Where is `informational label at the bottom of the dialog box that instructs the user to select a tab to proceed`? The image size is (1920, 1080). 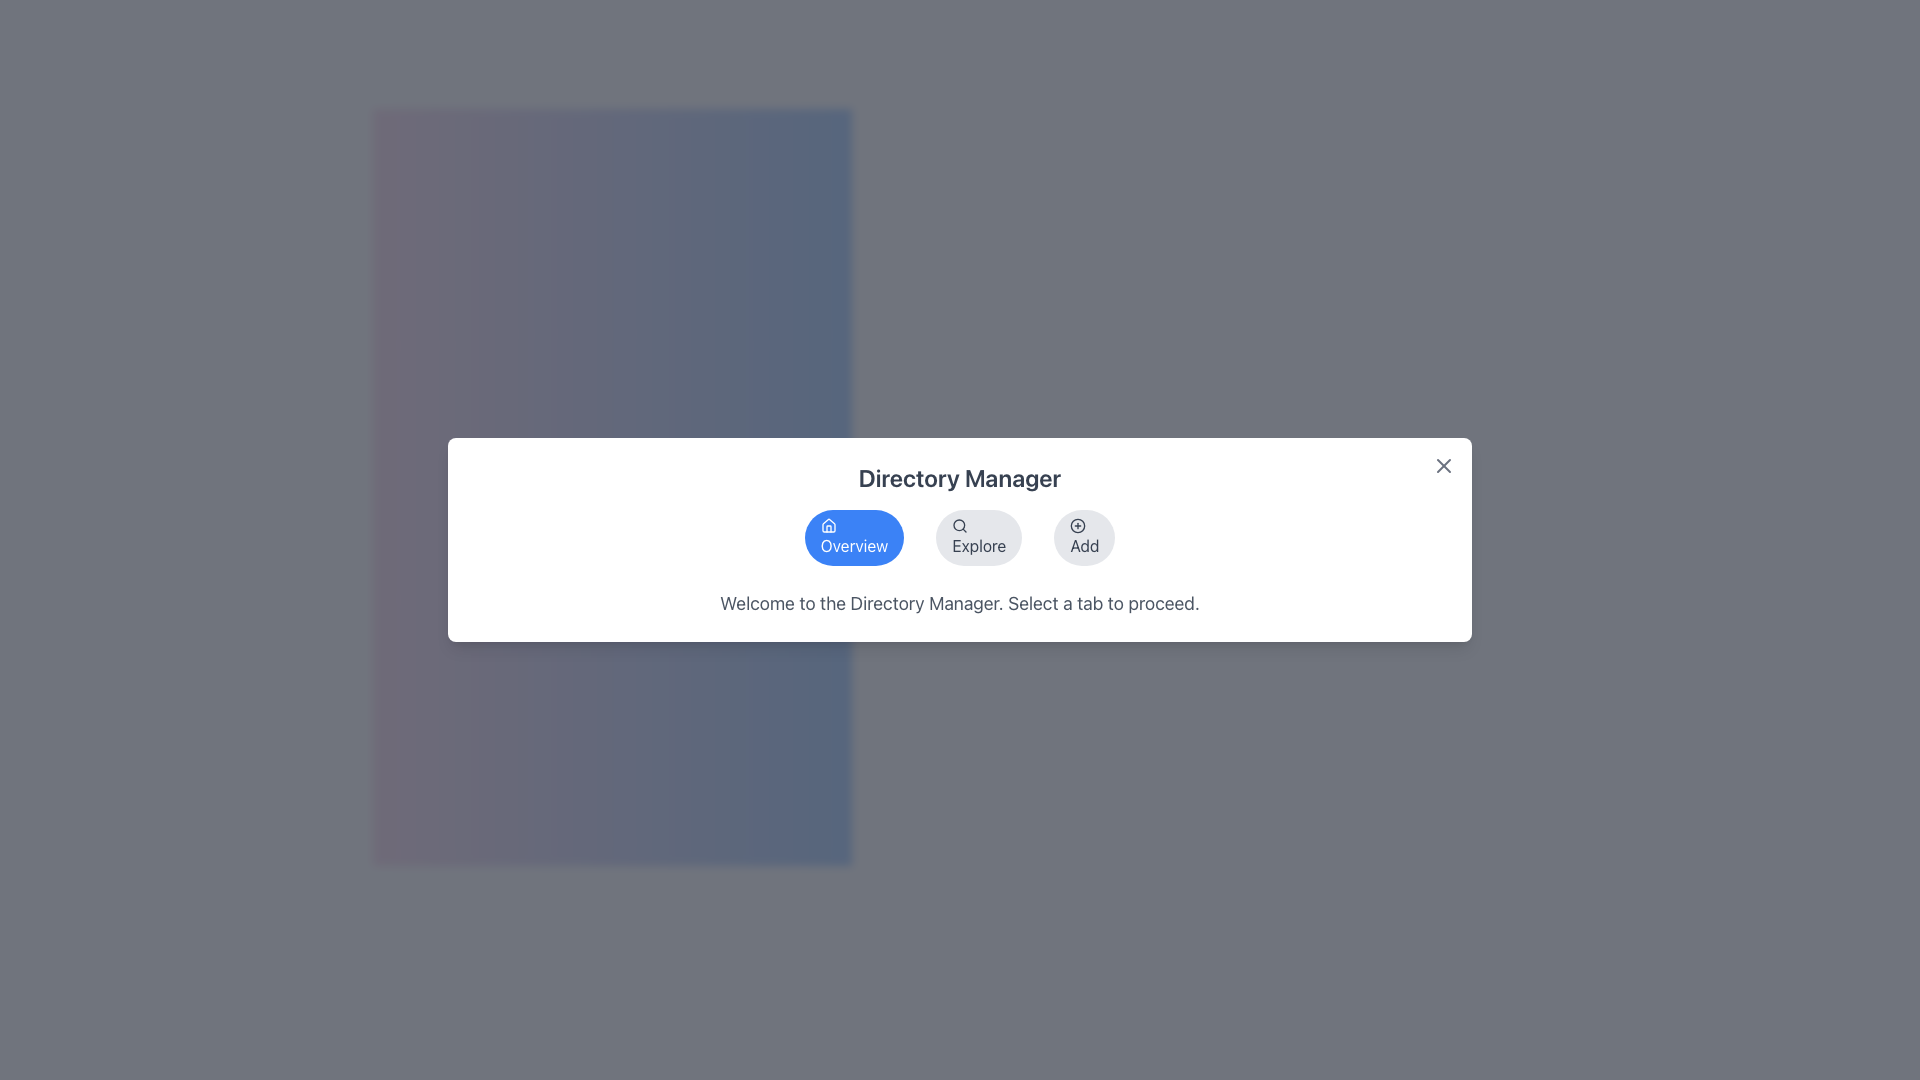 informational label at the bottom of the dialog box that instructs the user to select a tab to proceed is located at coordinates (960, 603).